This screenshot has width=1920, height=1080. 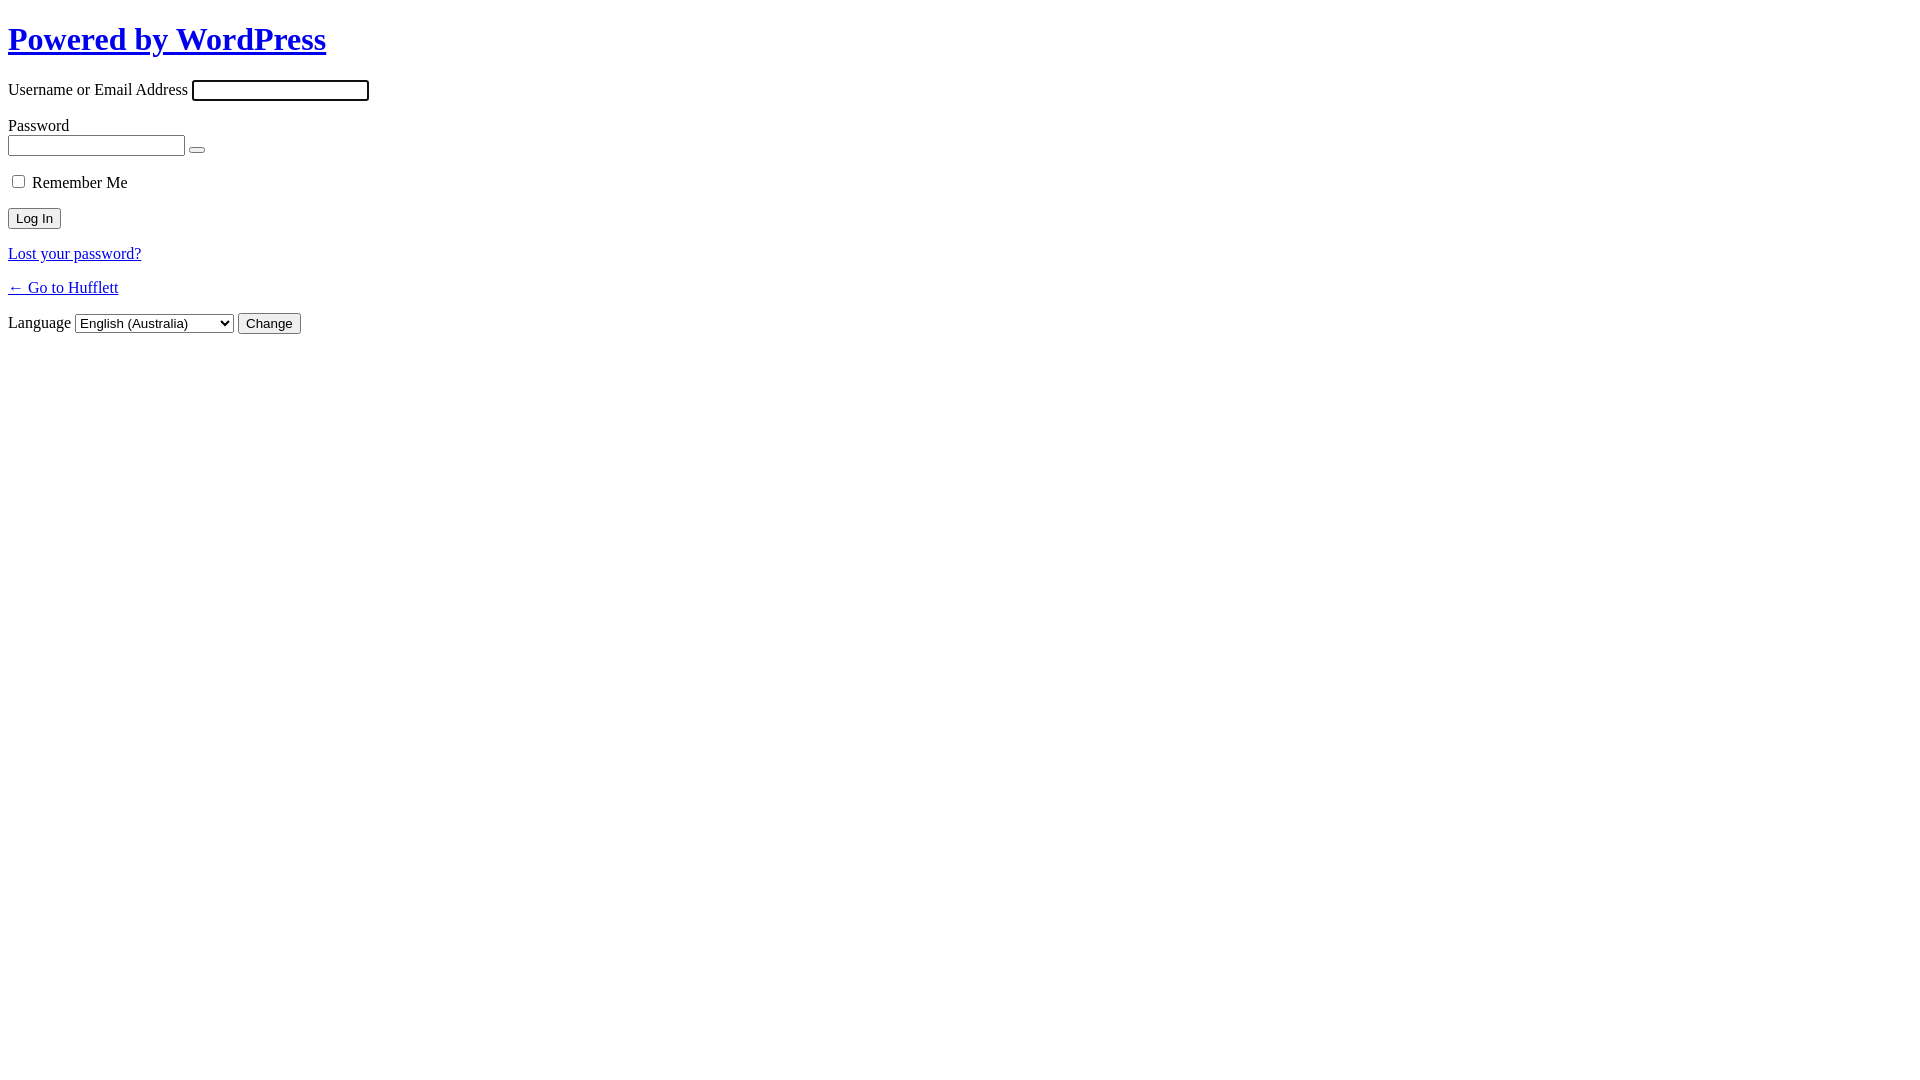 What do you see at coordinates (34, 218) in the screenshot?
I see `'Log In'` at bounding box center [34, 218].